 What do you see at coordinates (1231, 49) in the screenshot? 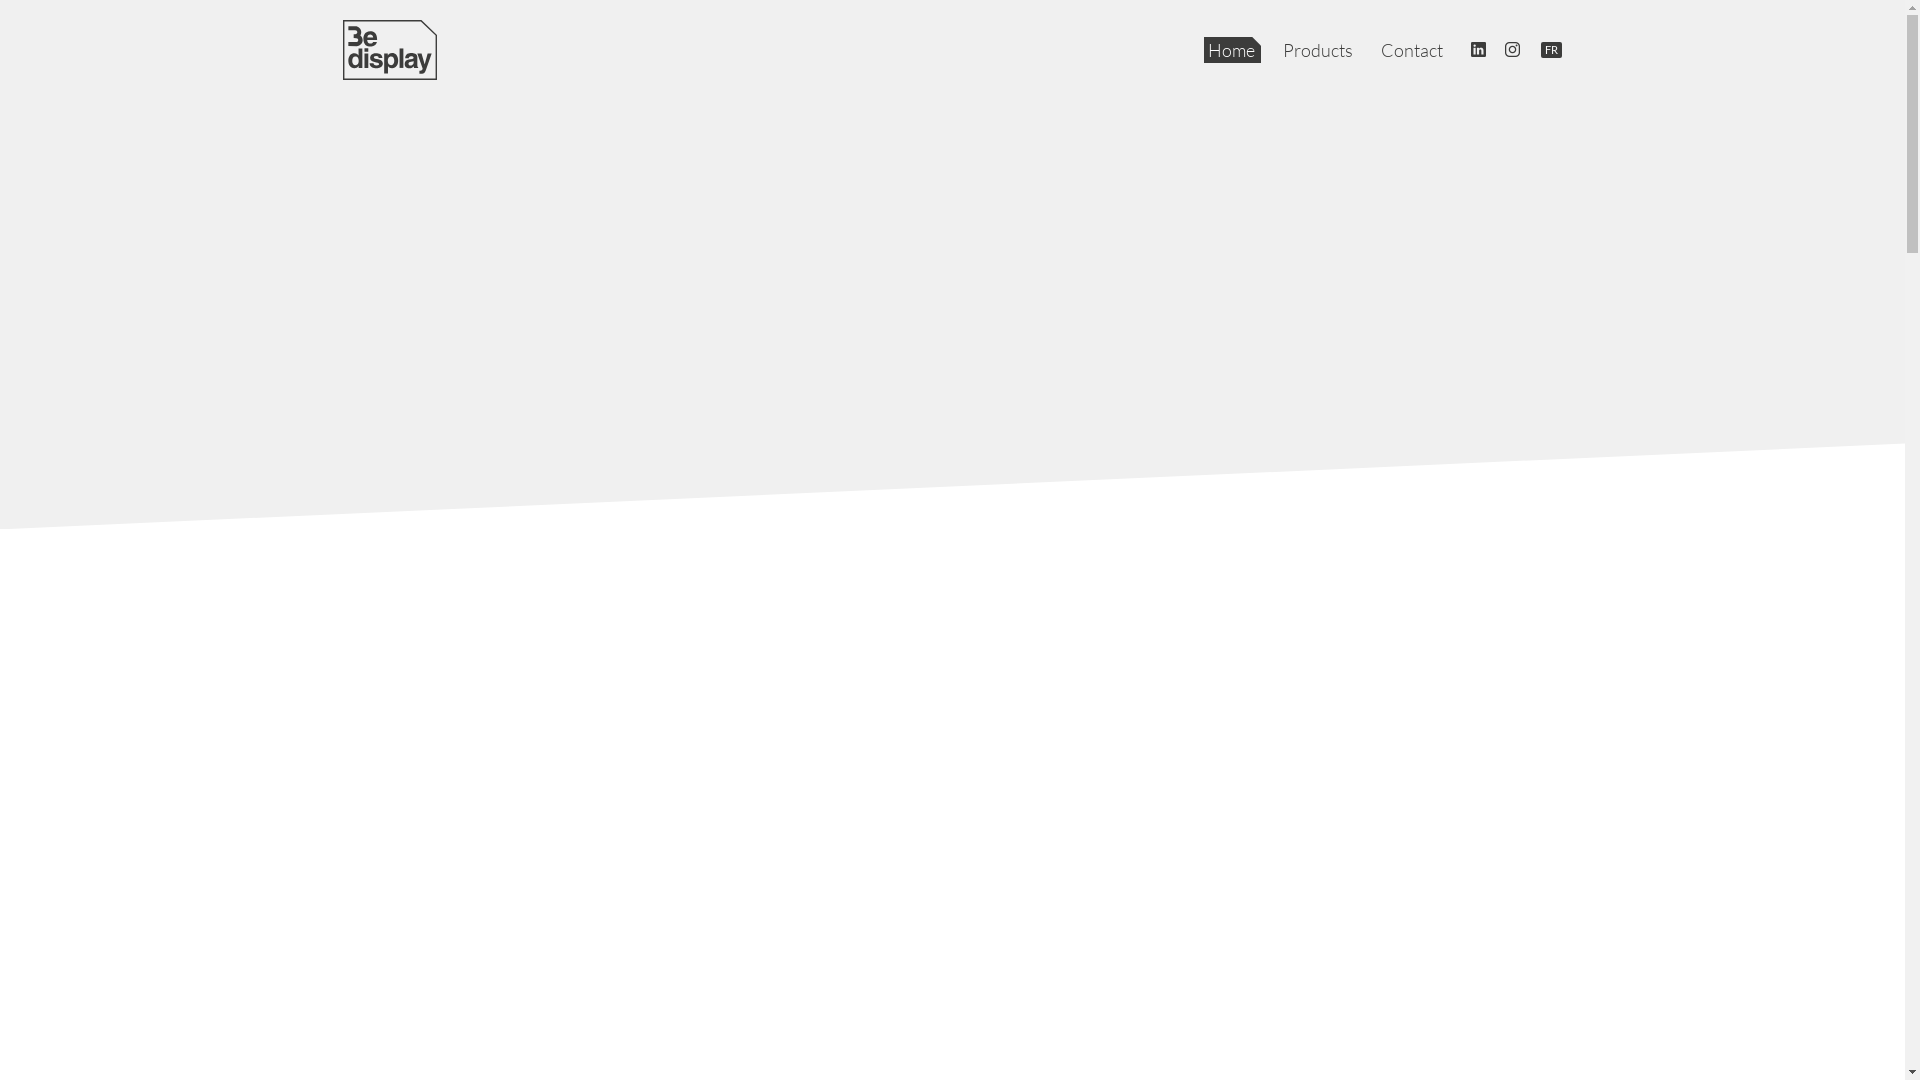
I see `'Home'` at bounding box center [1231, 49].